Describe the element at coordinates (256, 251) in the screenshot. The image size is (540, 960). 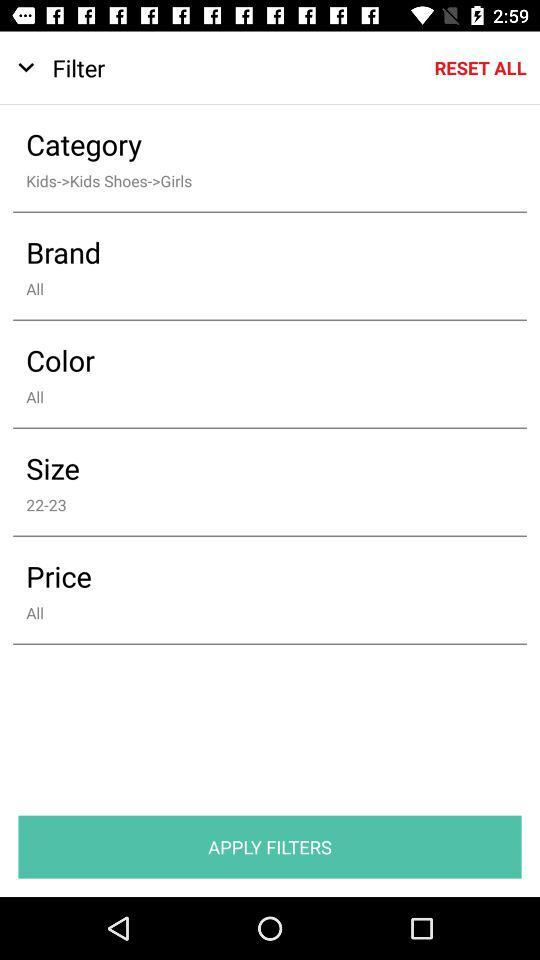
I see `brand` at that location.